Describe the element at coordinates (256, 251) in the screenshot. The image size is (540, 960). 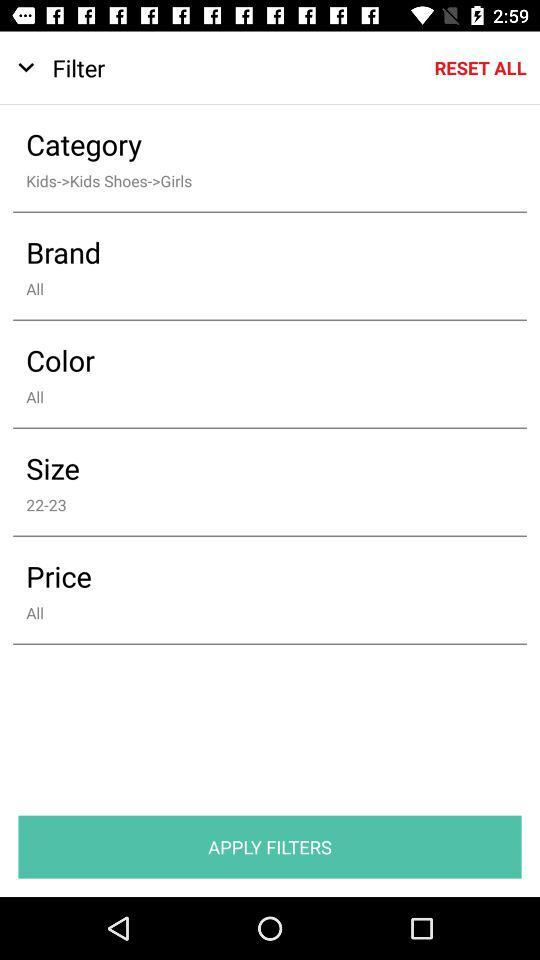
I see `brand` at that location.